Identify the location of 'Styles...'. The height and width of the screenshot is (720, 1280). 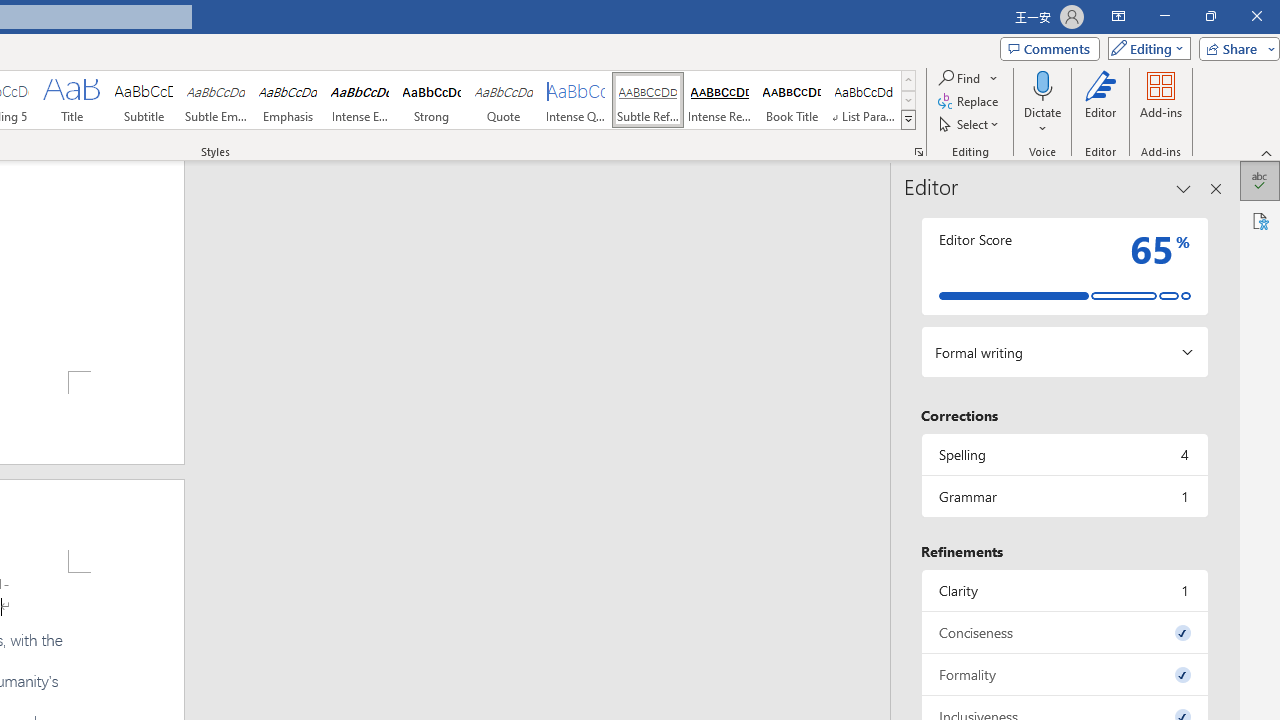
(918, 150).